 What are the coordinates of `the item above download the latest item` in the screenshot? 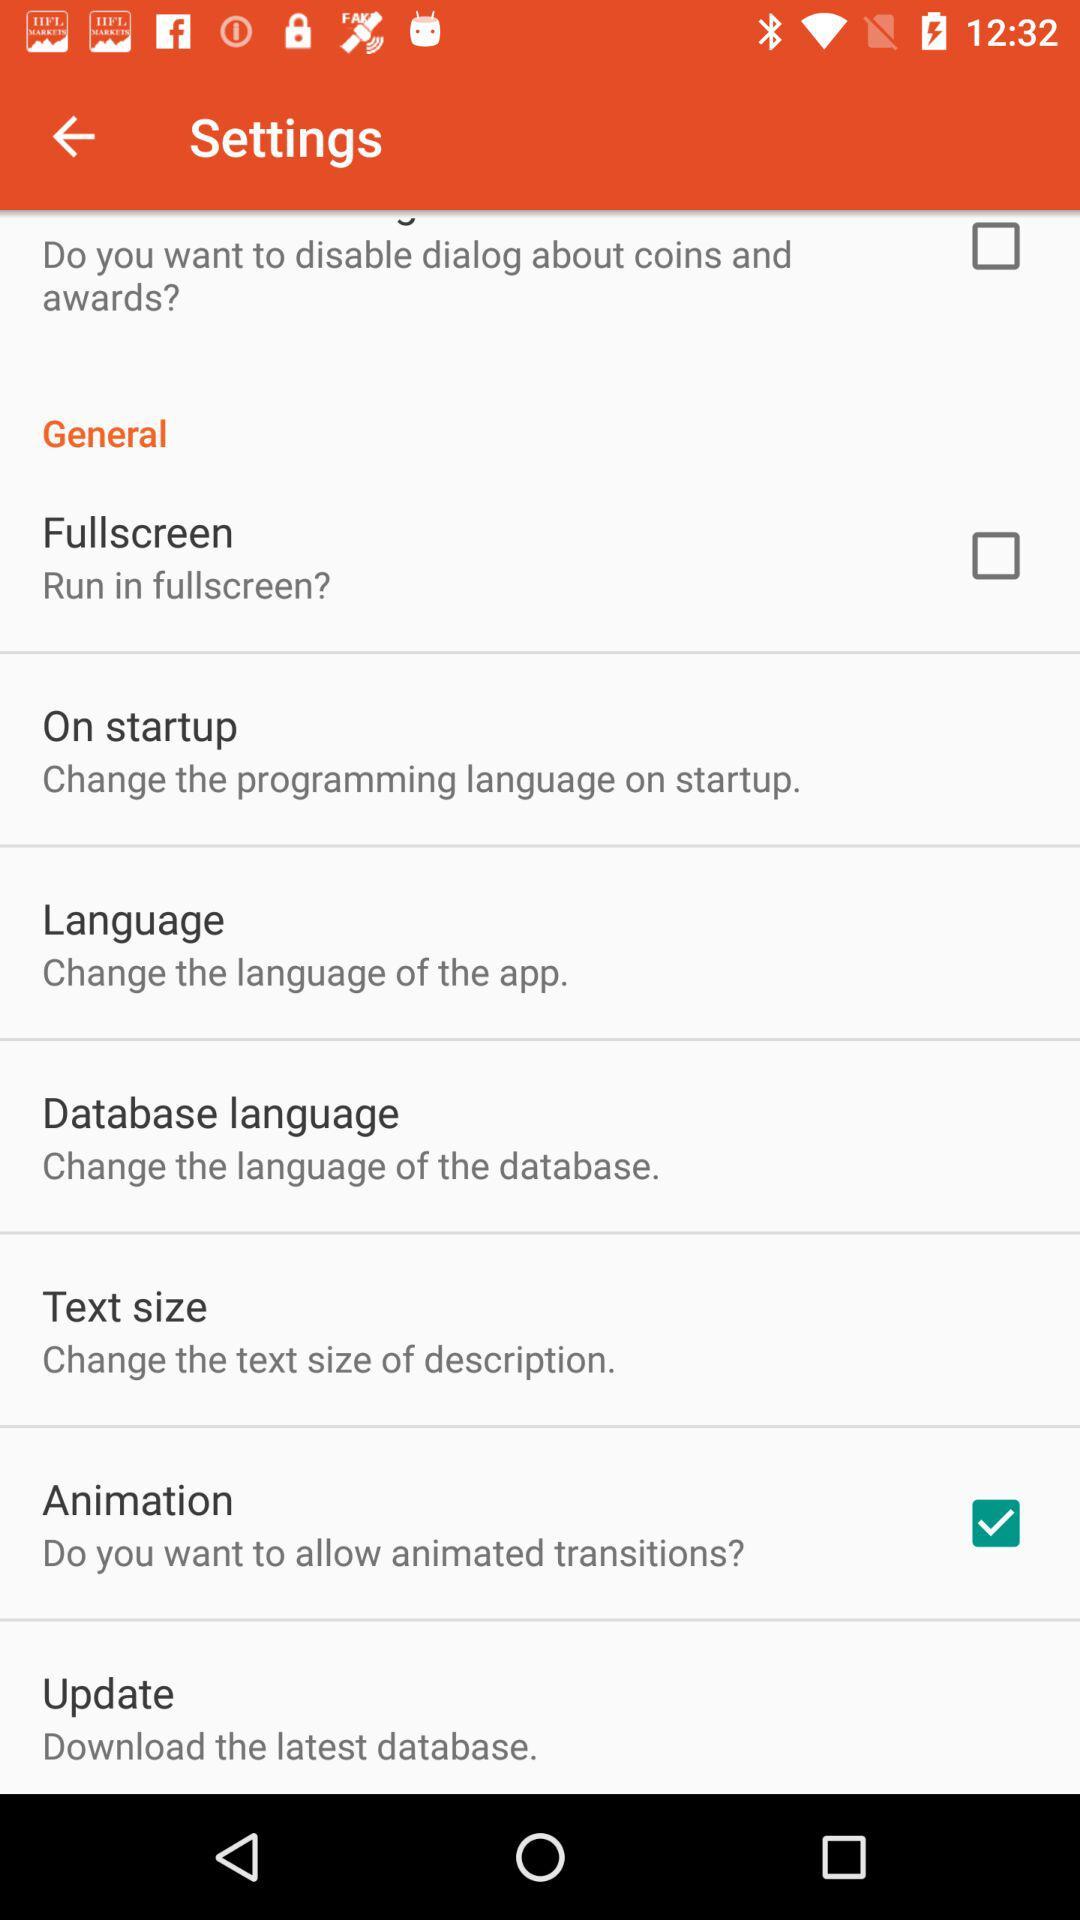 It's located at (108, 1690).